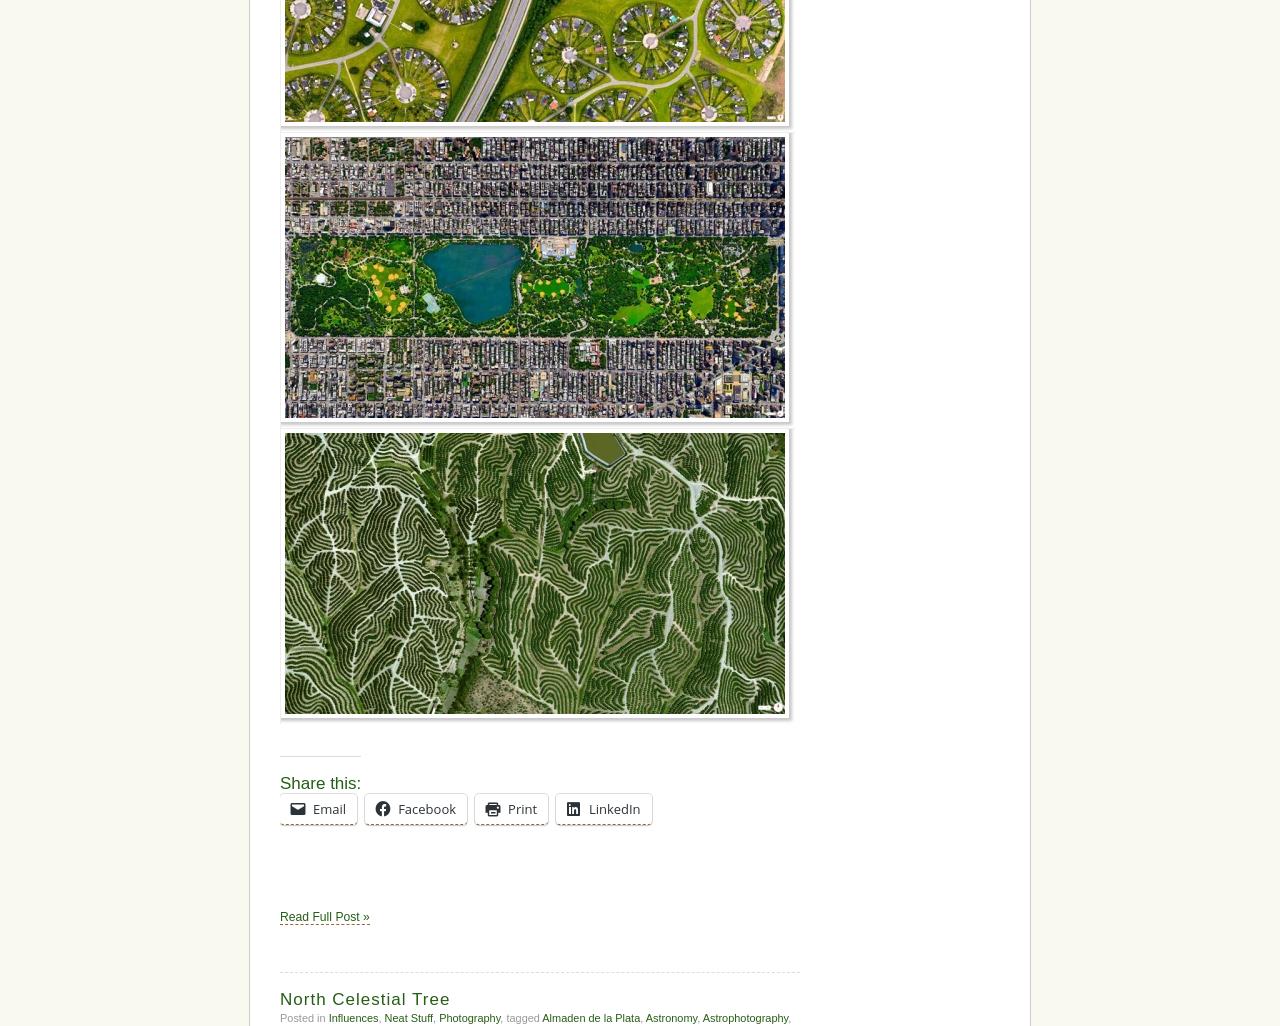 Image resolution: width=1280 pixels, height=1026 pixels. What do you see at coordinates (279, 998) in the screenshot?
I see `'North Celestial Tree'` at bounding box center [279, 998].